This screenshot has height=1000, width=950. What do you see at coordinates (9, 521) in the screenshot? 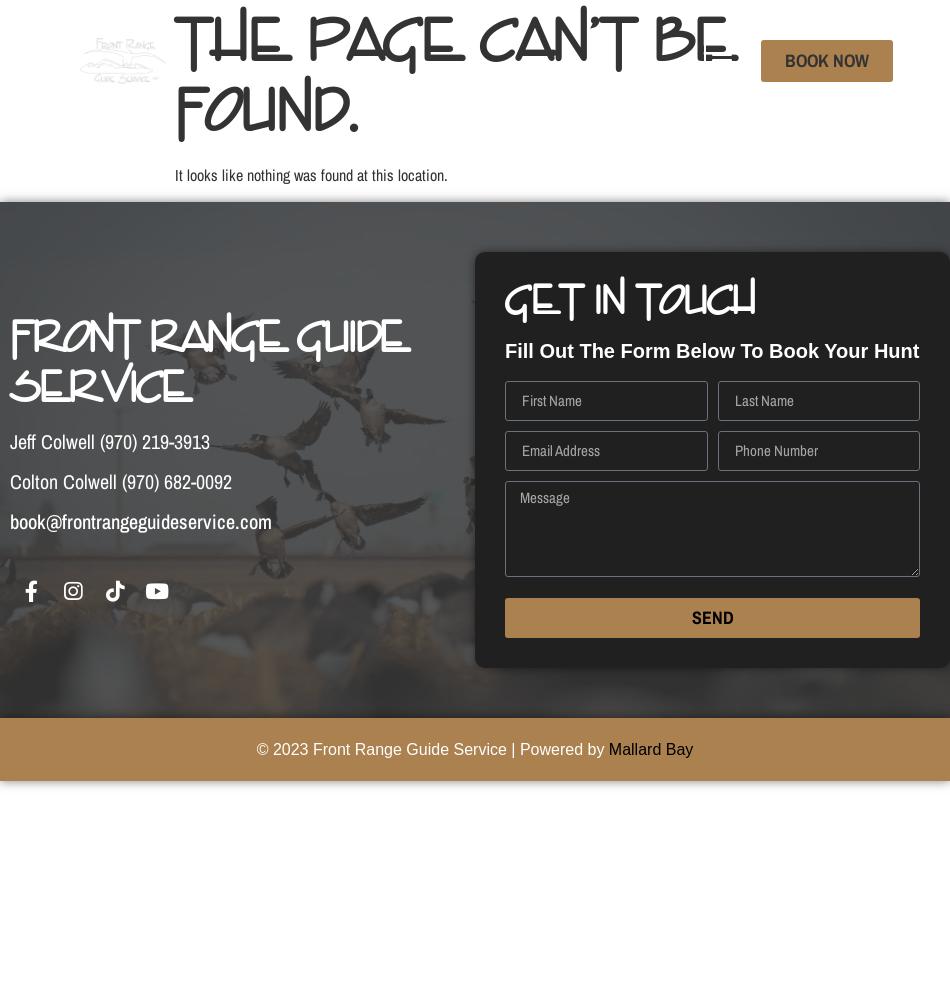
I see `'book@frontrangeguideservice.com'` at bounding box center [9, 521].